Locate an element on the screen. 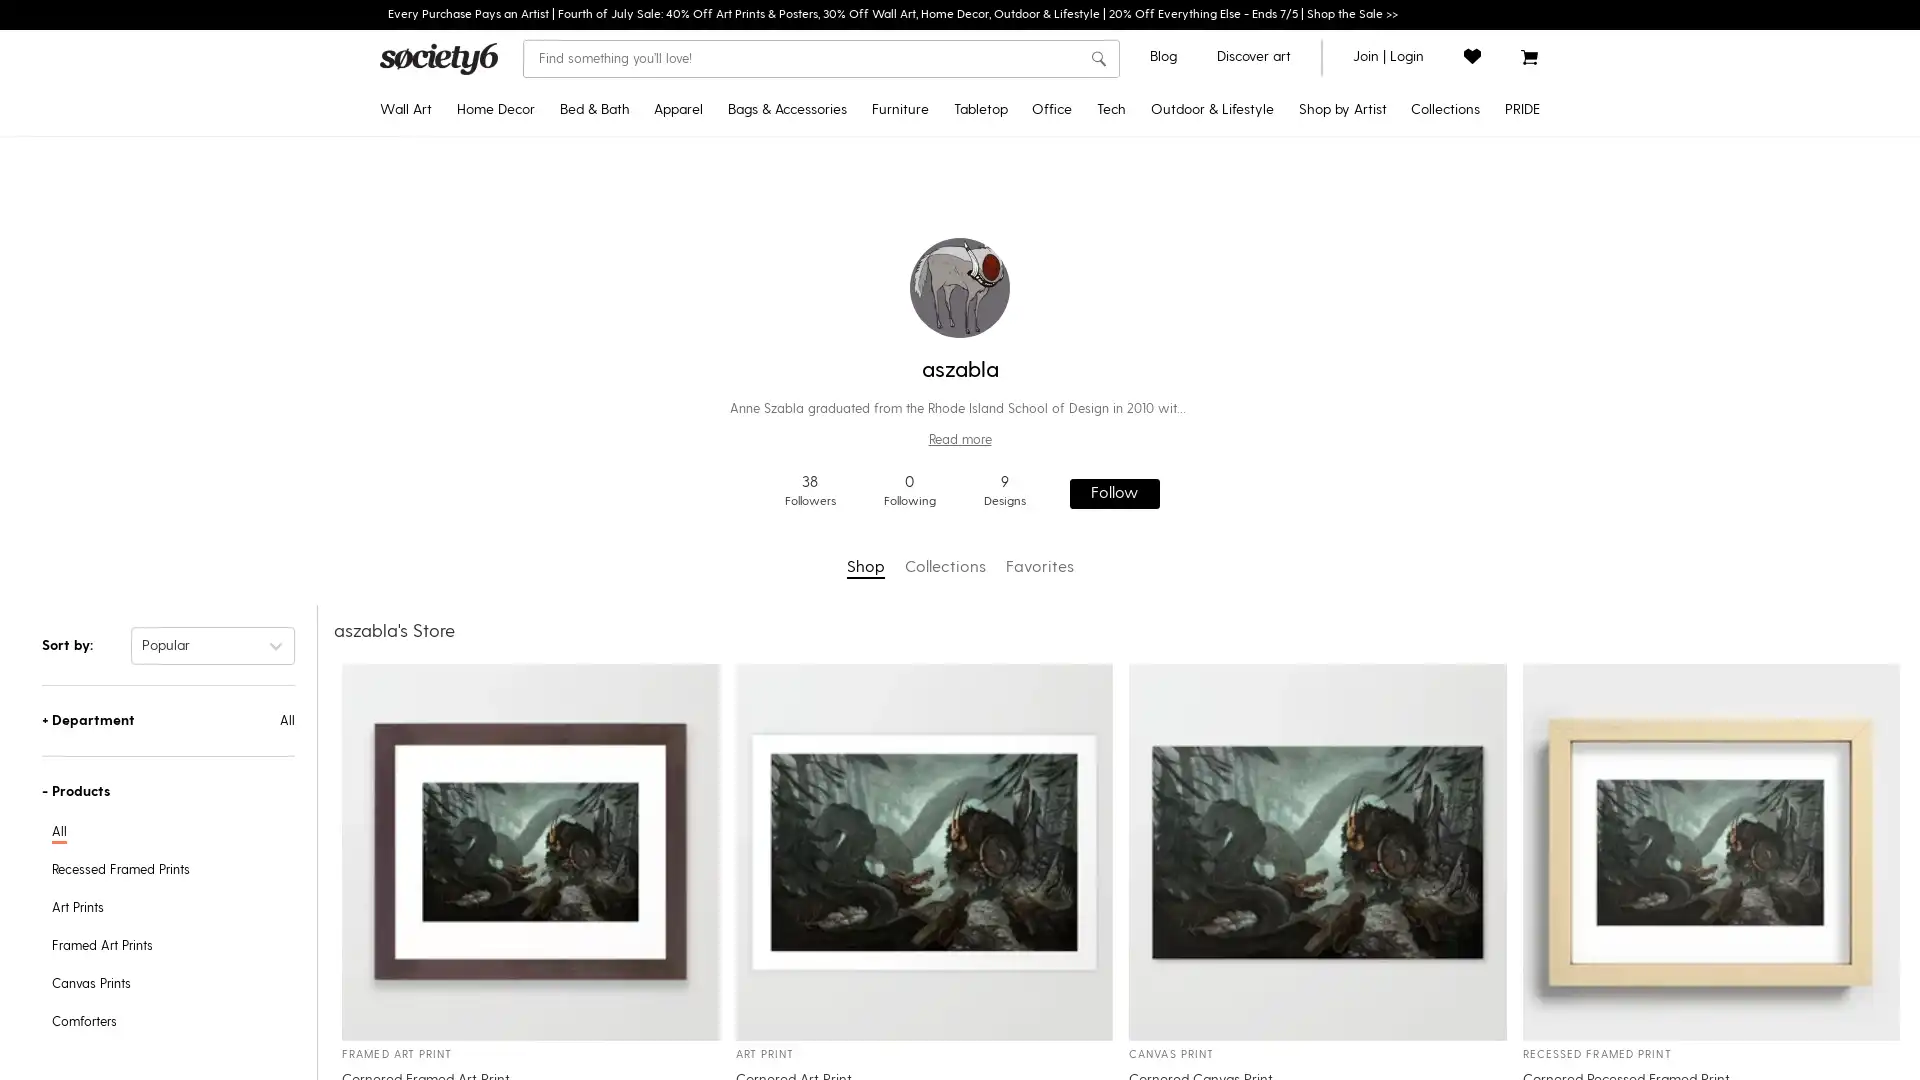 This screenshot has height=1080, width=1920. Cutting Boards is located at coordinates (1017, 416).